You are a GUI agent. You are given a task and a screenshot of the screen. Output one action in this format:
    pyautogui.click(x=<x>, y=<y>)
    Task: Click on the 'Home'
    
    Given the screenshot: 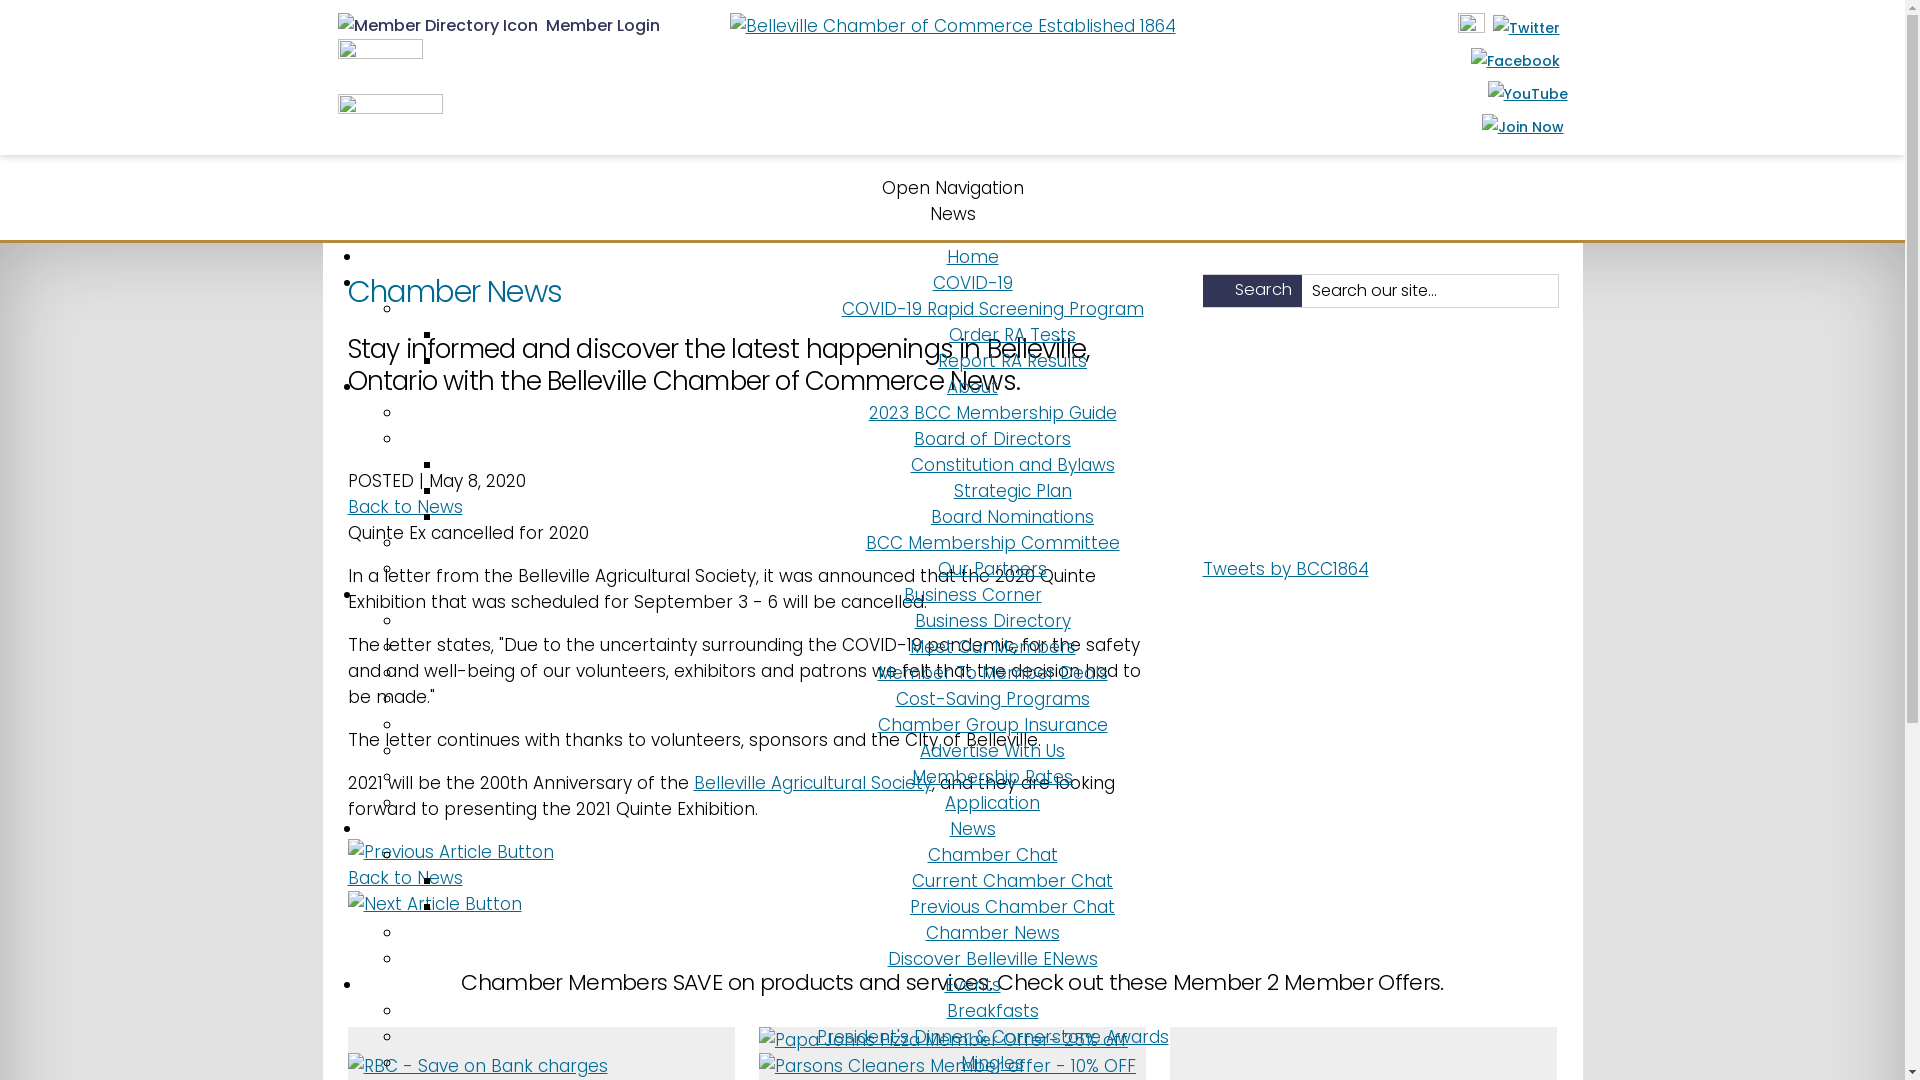 What is the action you would take?
    pyautogui.click(x=971, y=256)
    